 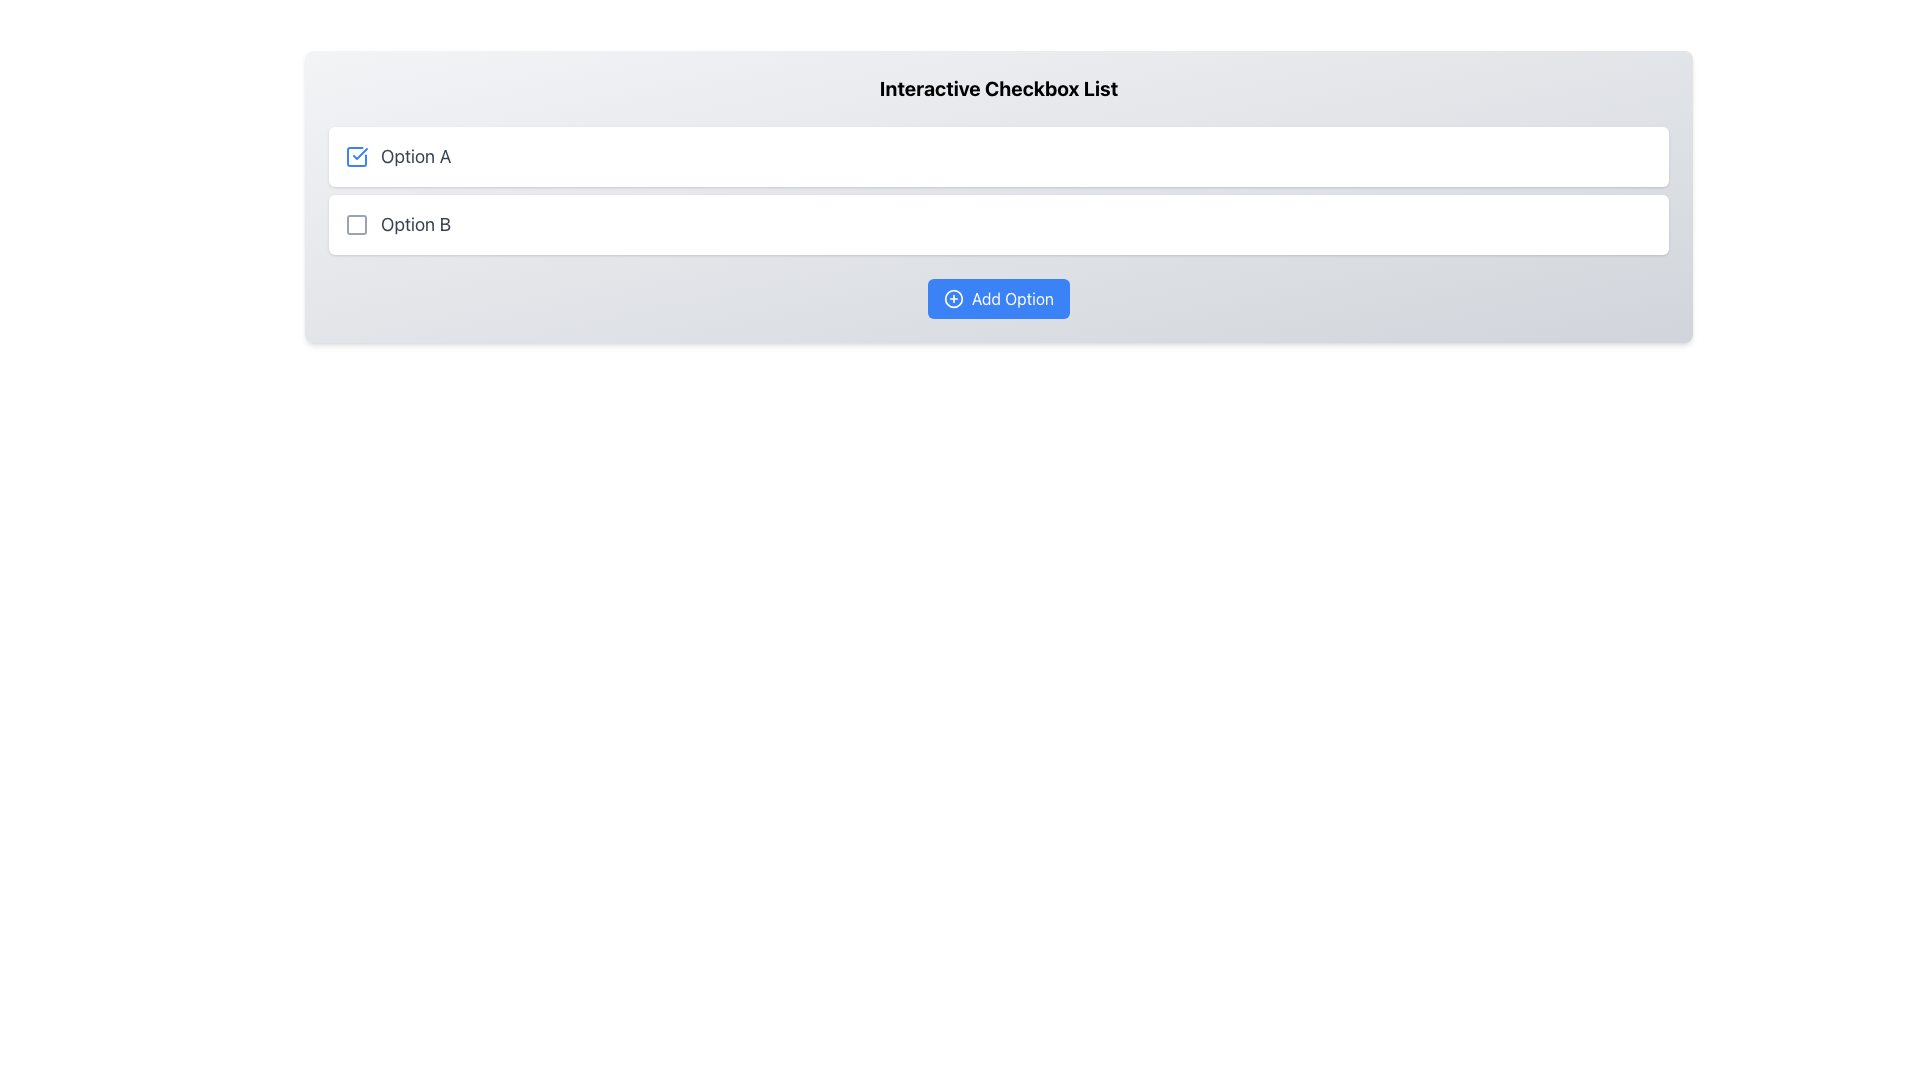 I want to click on the circular icon with a plus sign located inside the 'Add Option' button, so click(x=953, y=299).